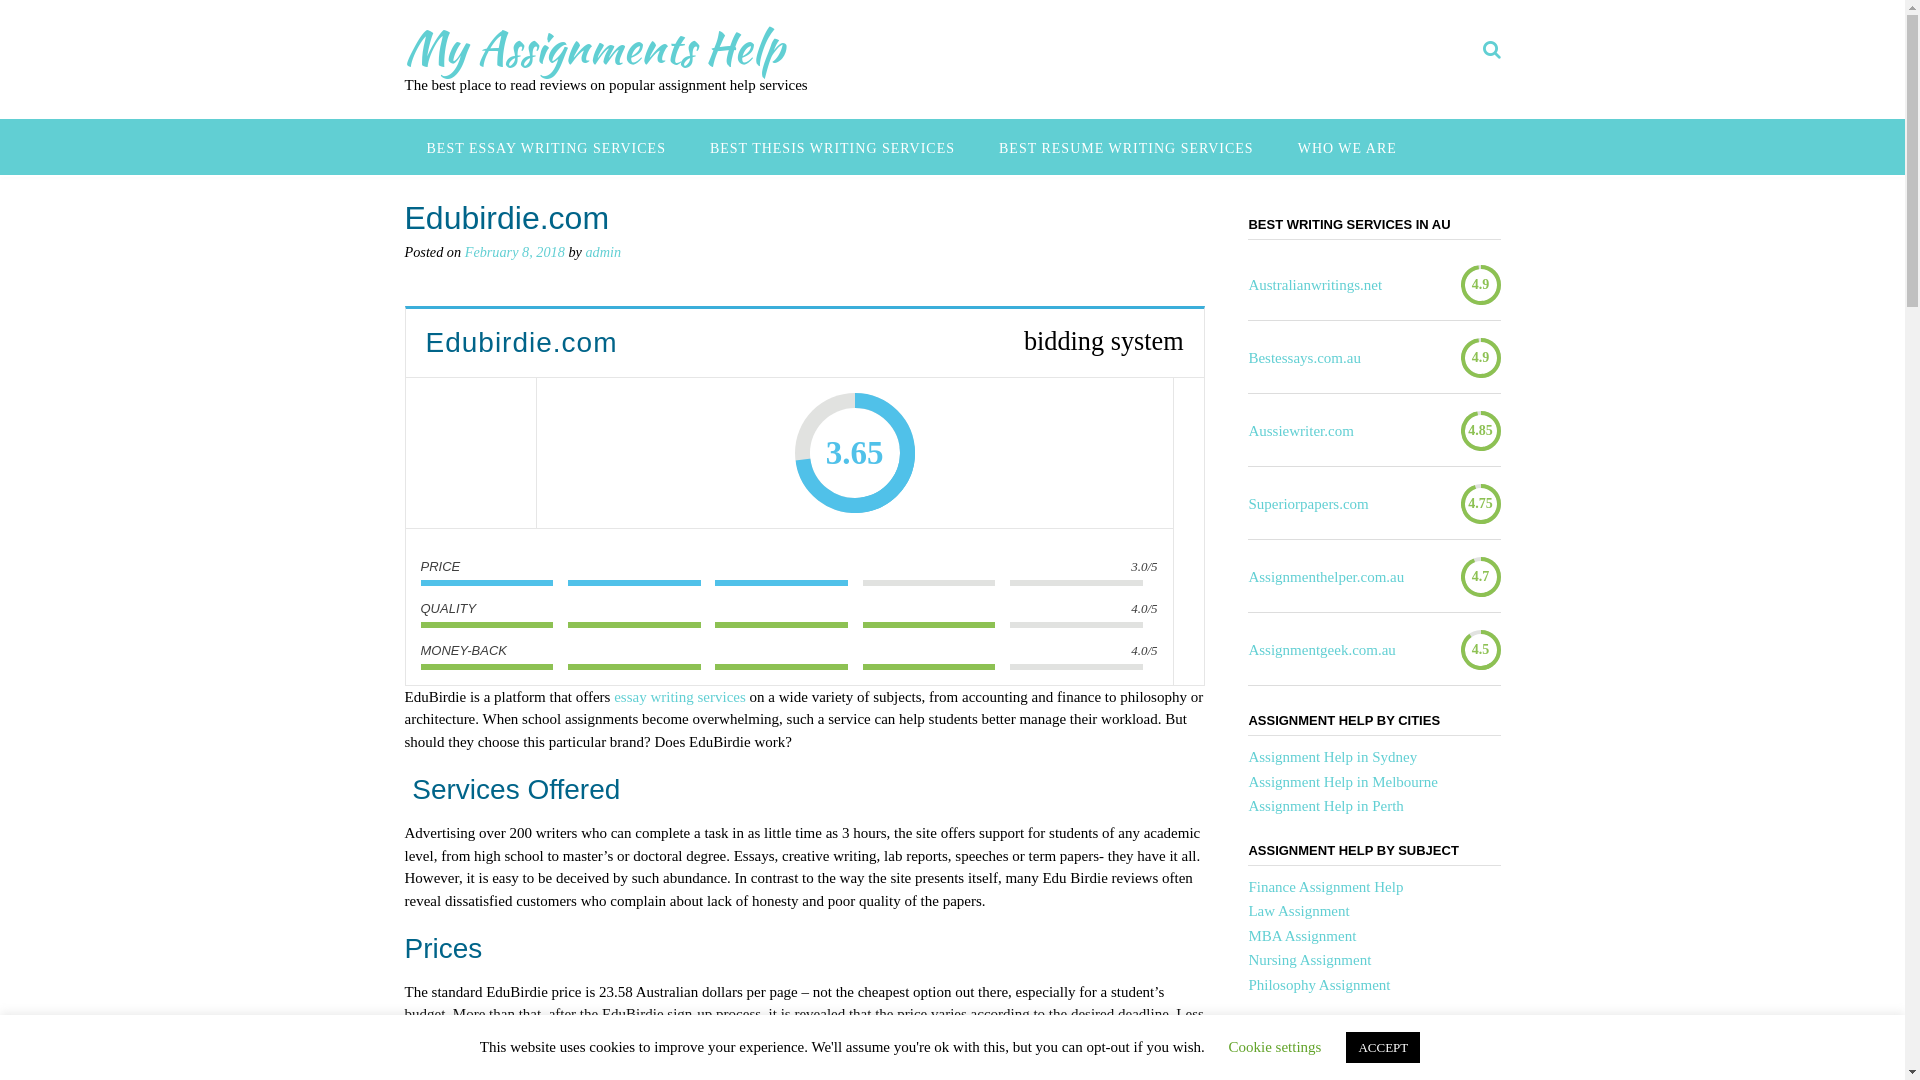 The image size is (1920, 1080). Describe the element at coordinates (545, 145) in the screenshot. I see `'BEST ESSAY WRITING SERVICES'` at that location.